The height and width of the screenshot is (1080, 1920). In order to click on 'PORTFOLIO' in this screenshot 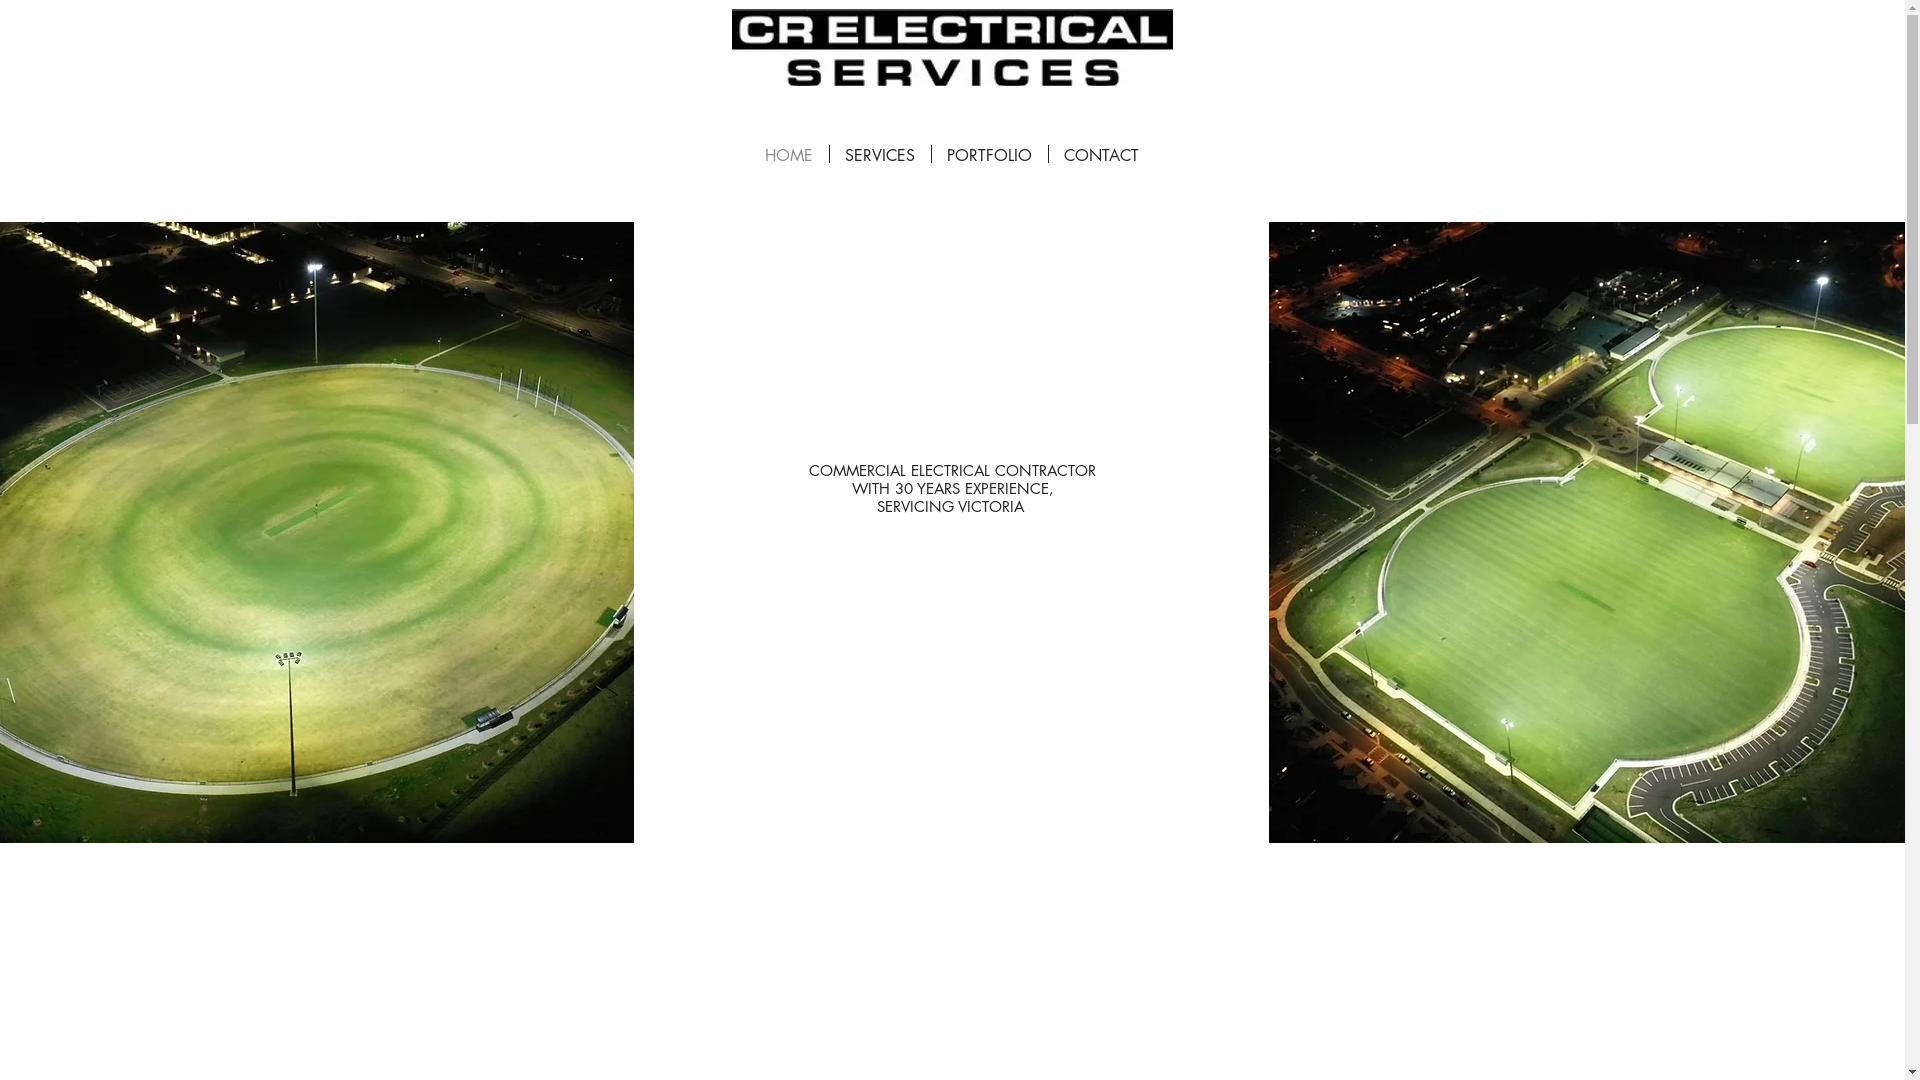, I will do `click(989, 153)`.